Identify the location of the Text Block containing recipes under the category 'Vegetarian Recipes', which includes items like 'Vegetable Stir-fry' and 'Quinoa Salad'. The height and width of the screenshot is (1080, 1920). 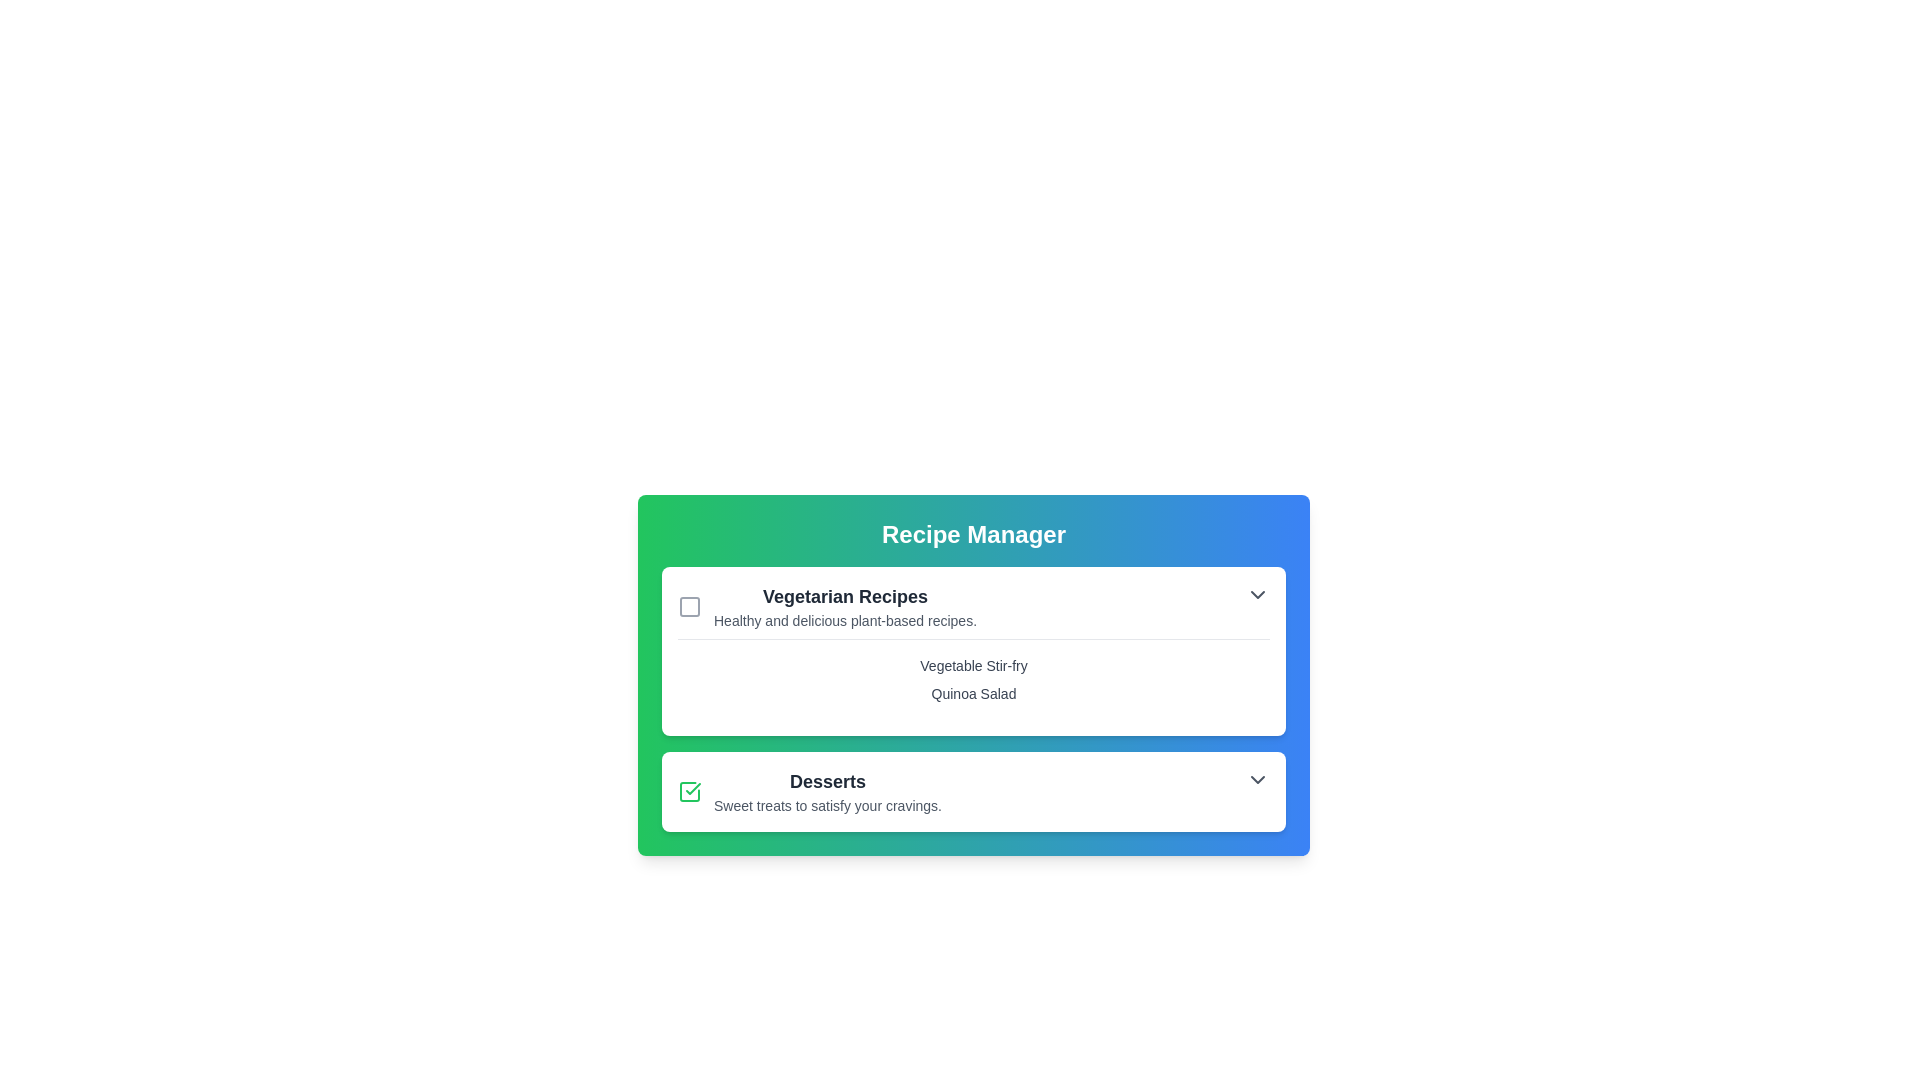
(974, 698).